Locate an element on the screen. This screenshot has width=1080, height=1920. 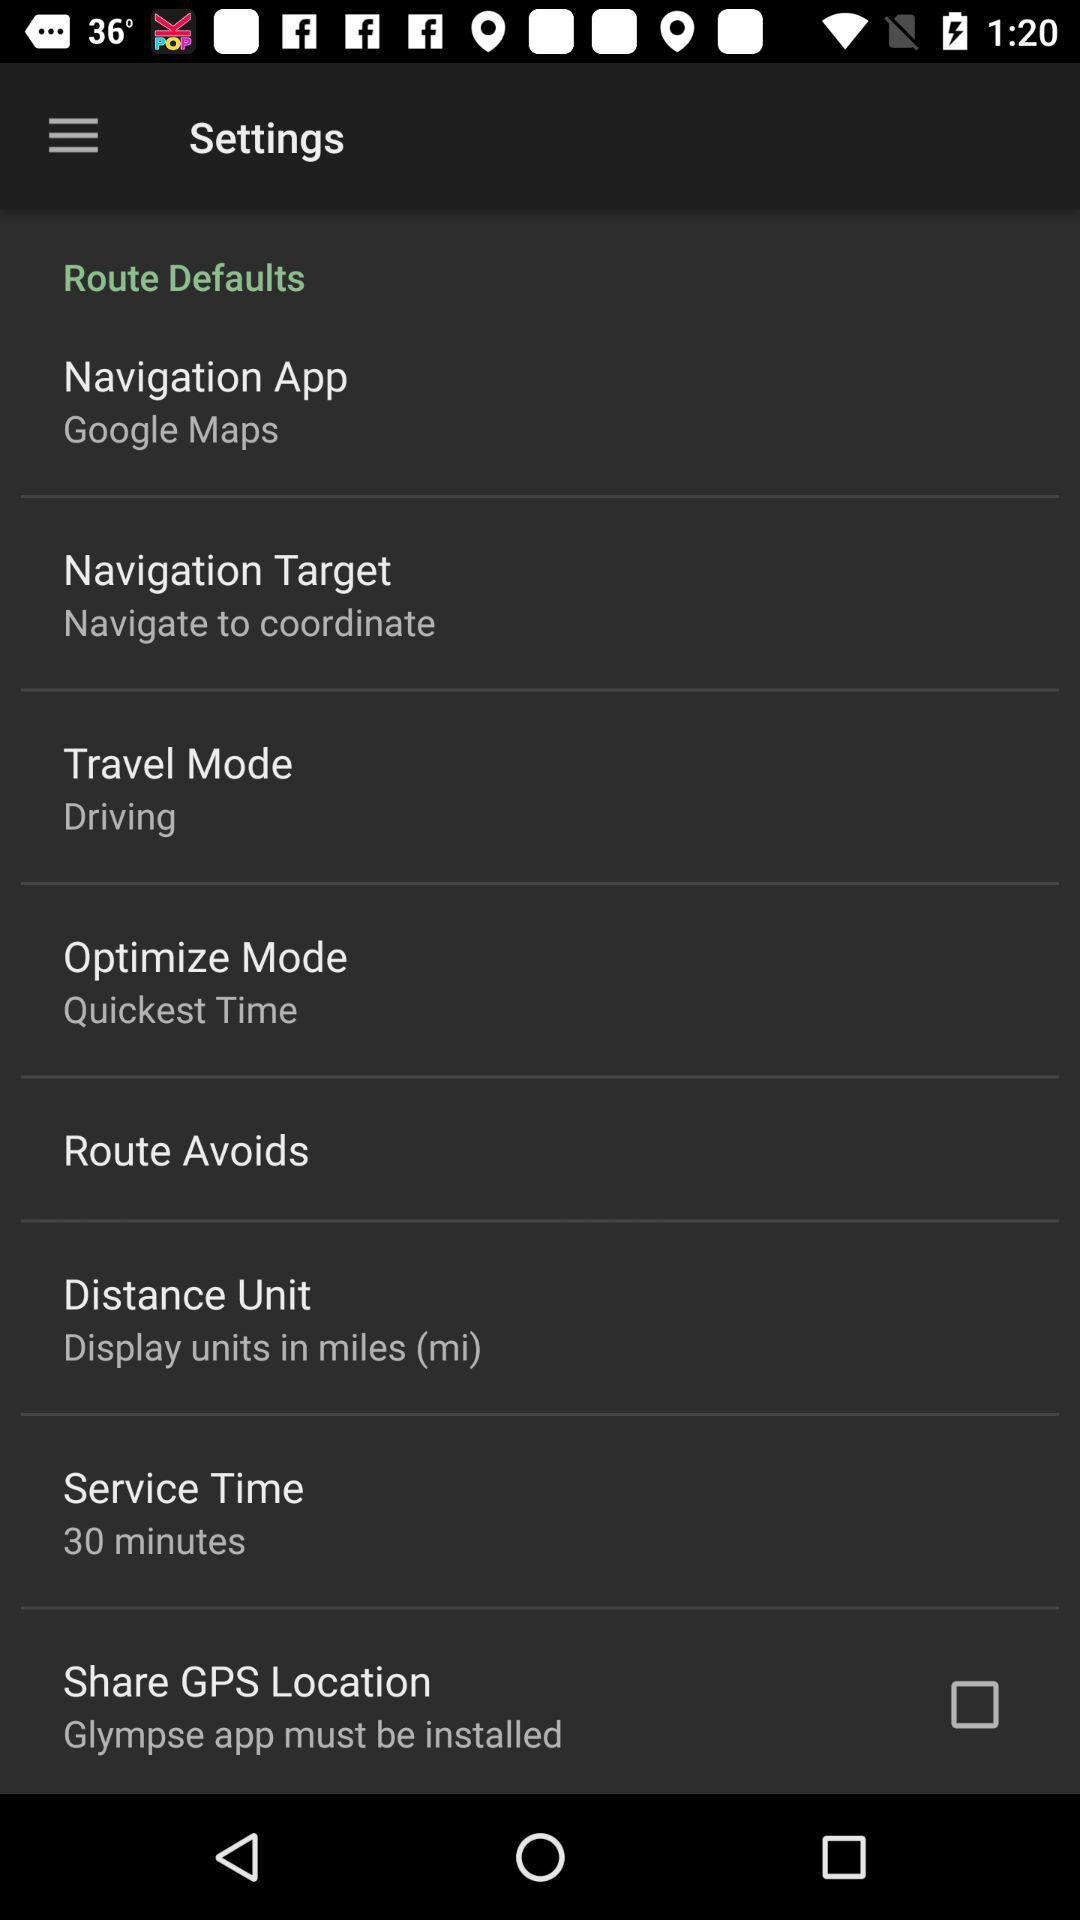
icon at the bottom right corner is located at coordinates (974, 1703).